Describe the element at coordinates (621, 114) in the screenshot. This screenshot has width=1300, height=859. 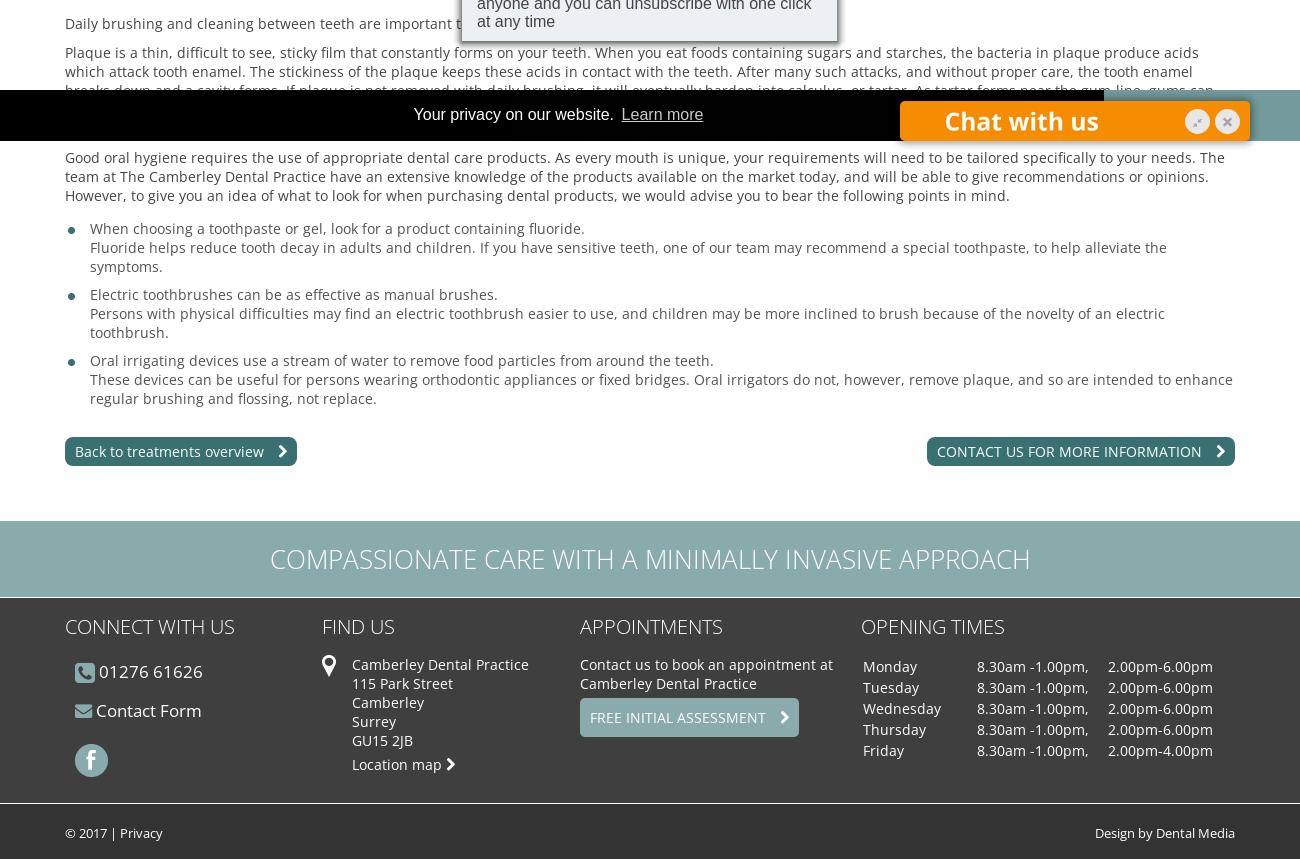
I see `'Learn more'` at that location.